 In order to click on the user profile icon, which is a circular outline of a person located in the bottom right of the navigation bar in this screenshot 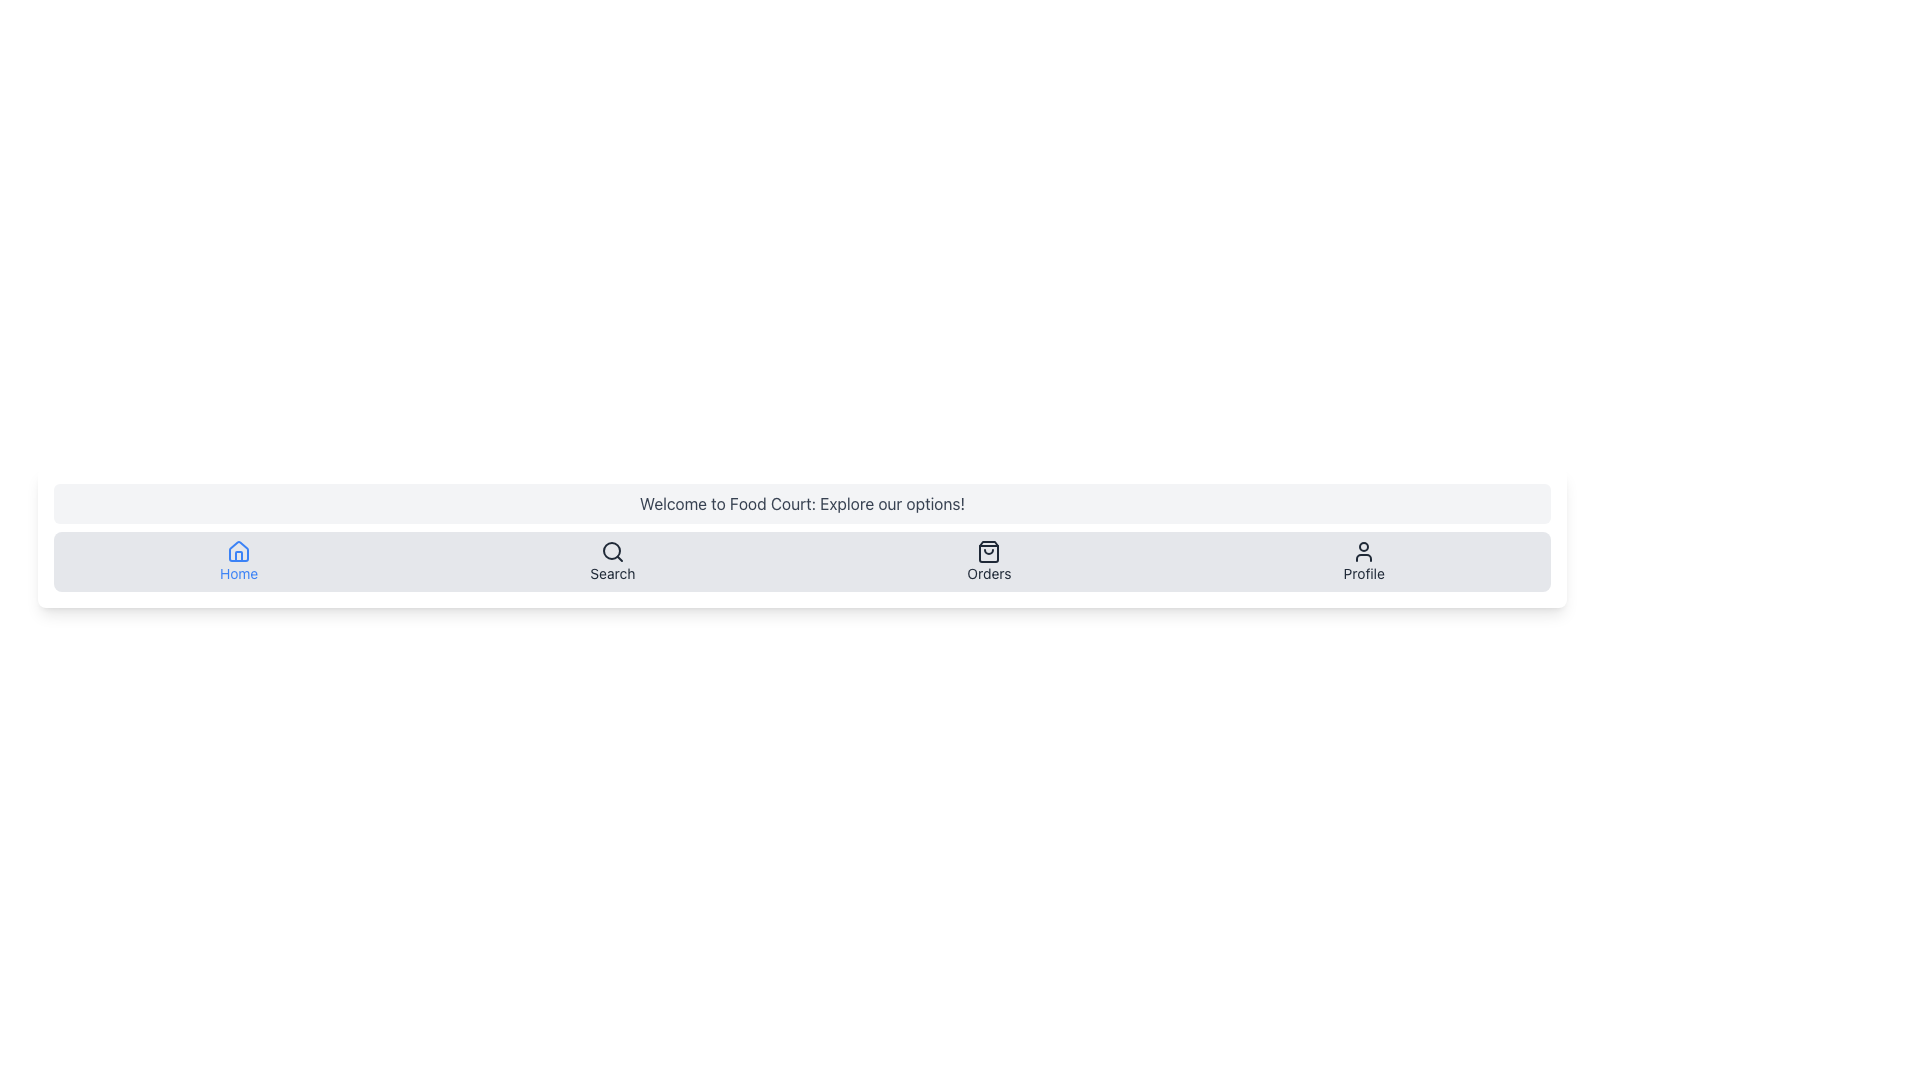, I will do `click(1363, 551)`.